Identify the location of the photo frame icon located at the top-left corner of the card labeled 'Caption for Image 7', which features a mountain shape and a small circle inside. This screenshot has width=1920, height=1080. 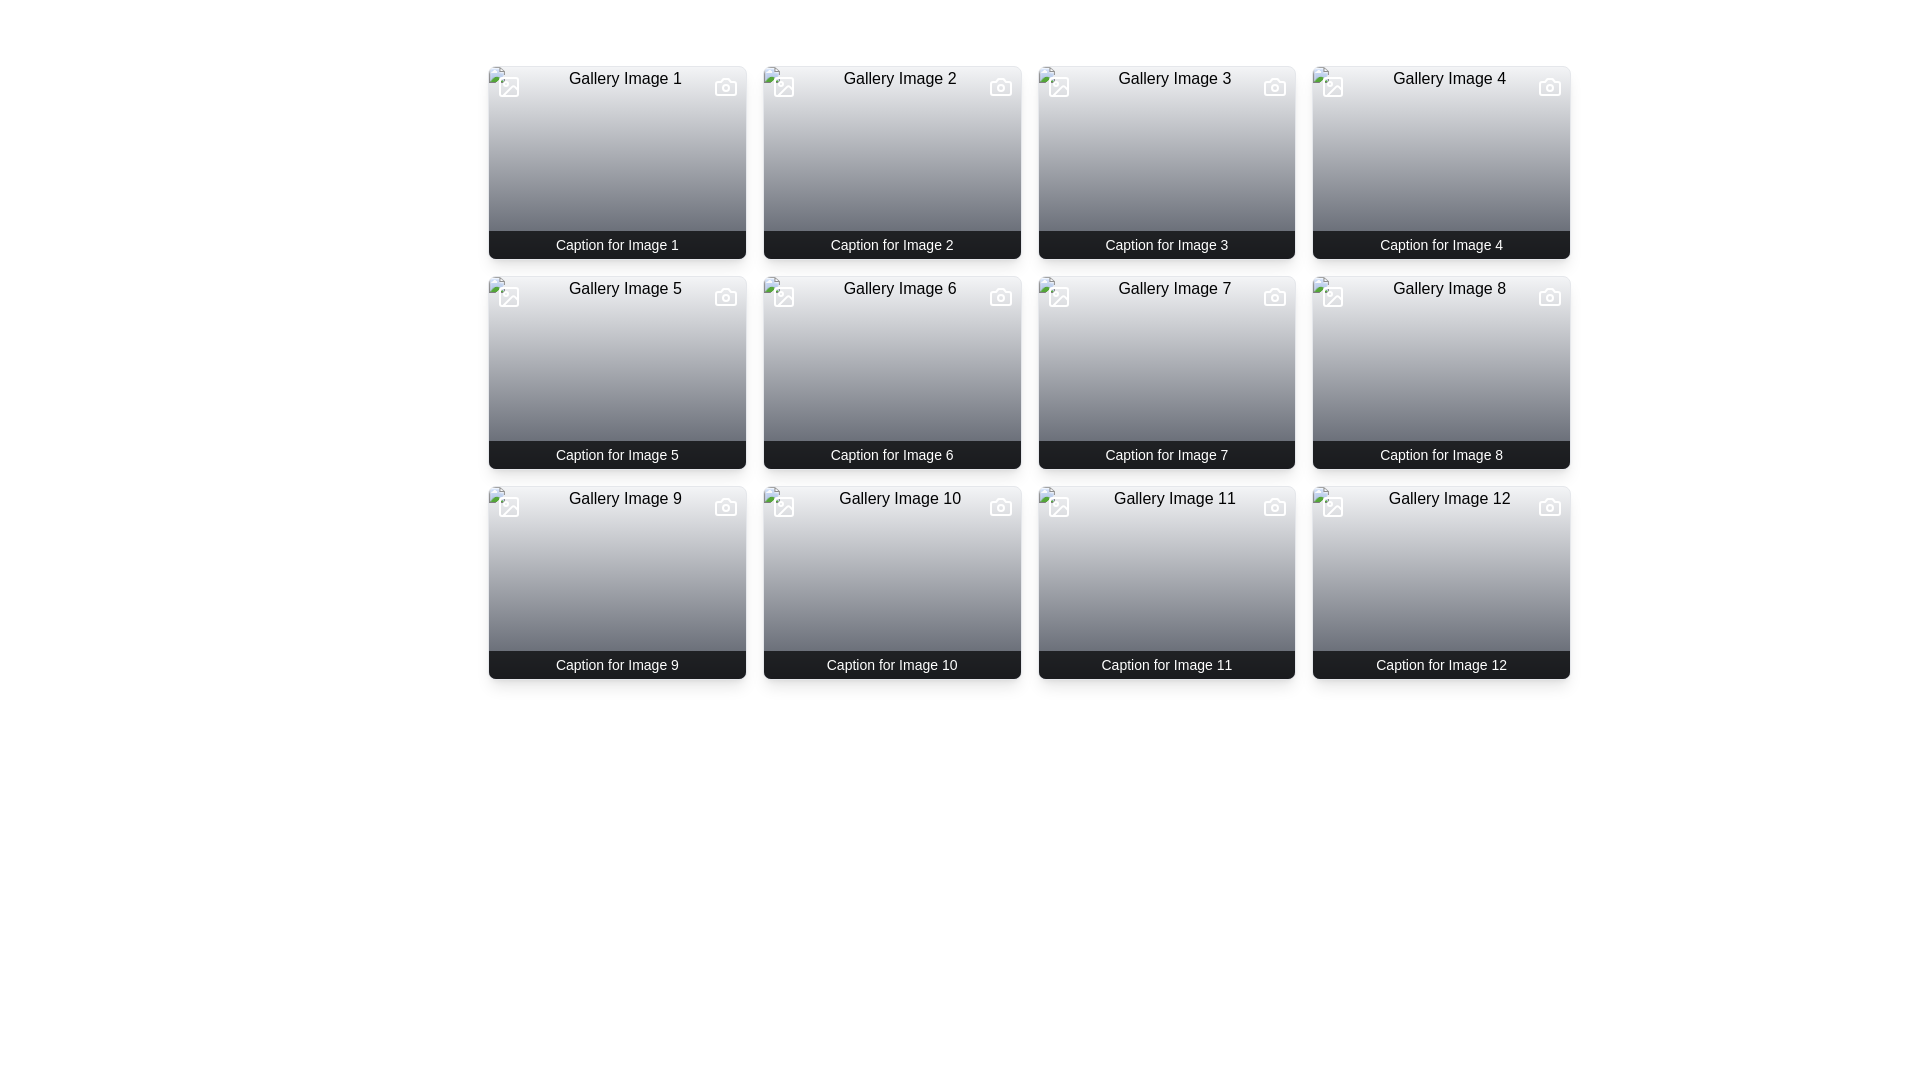
(1057, 297).